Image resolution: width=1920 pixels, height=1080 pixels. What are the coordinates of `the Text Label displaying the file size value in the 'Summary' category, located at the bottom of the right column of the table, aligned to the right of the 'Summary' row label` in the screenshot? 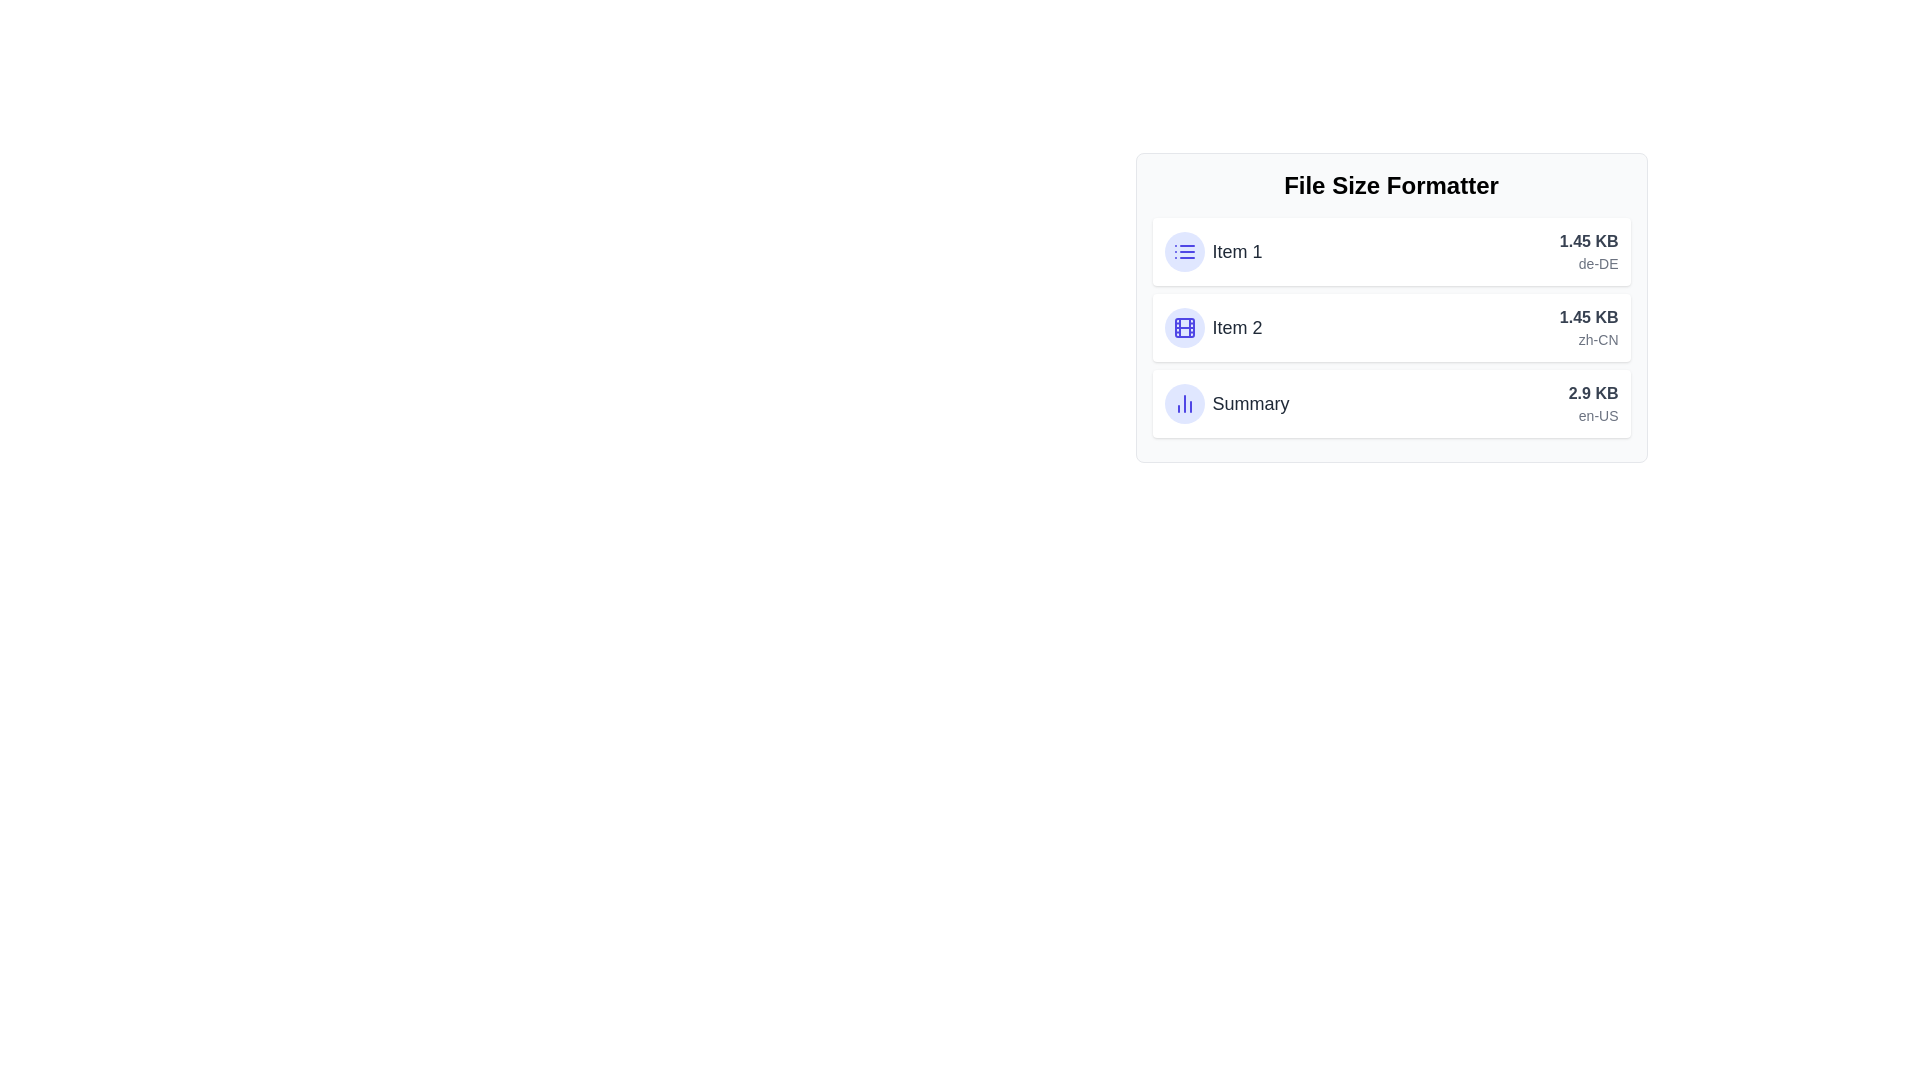 It's located at (1592, 393).